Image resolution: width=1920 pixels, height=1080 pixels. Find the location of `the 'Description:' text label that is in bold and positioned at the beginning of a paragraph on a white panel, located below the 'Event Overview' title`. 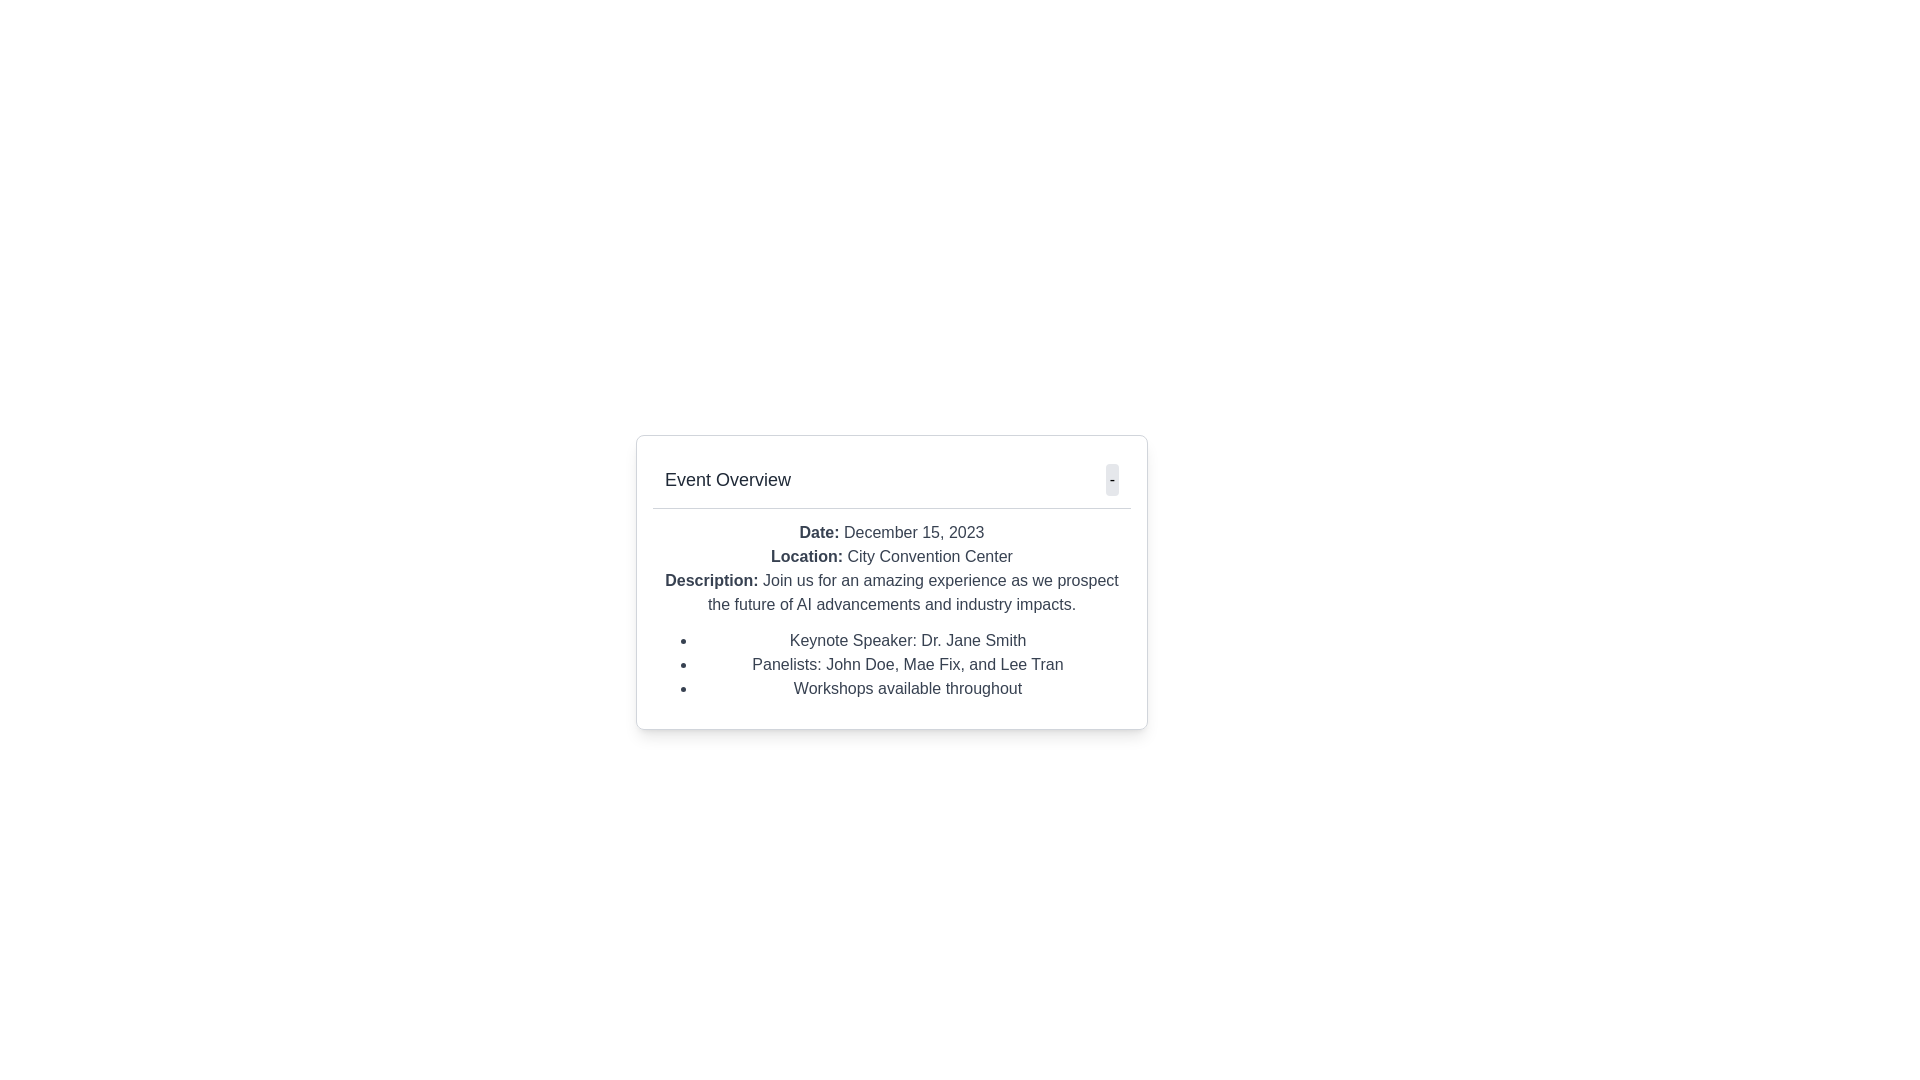

the 'Description:' text label that is in bold and positioned at the beginning of a paragraph on a white panel, located below the 'Event Overview' title is located at coordinates (711, 580).